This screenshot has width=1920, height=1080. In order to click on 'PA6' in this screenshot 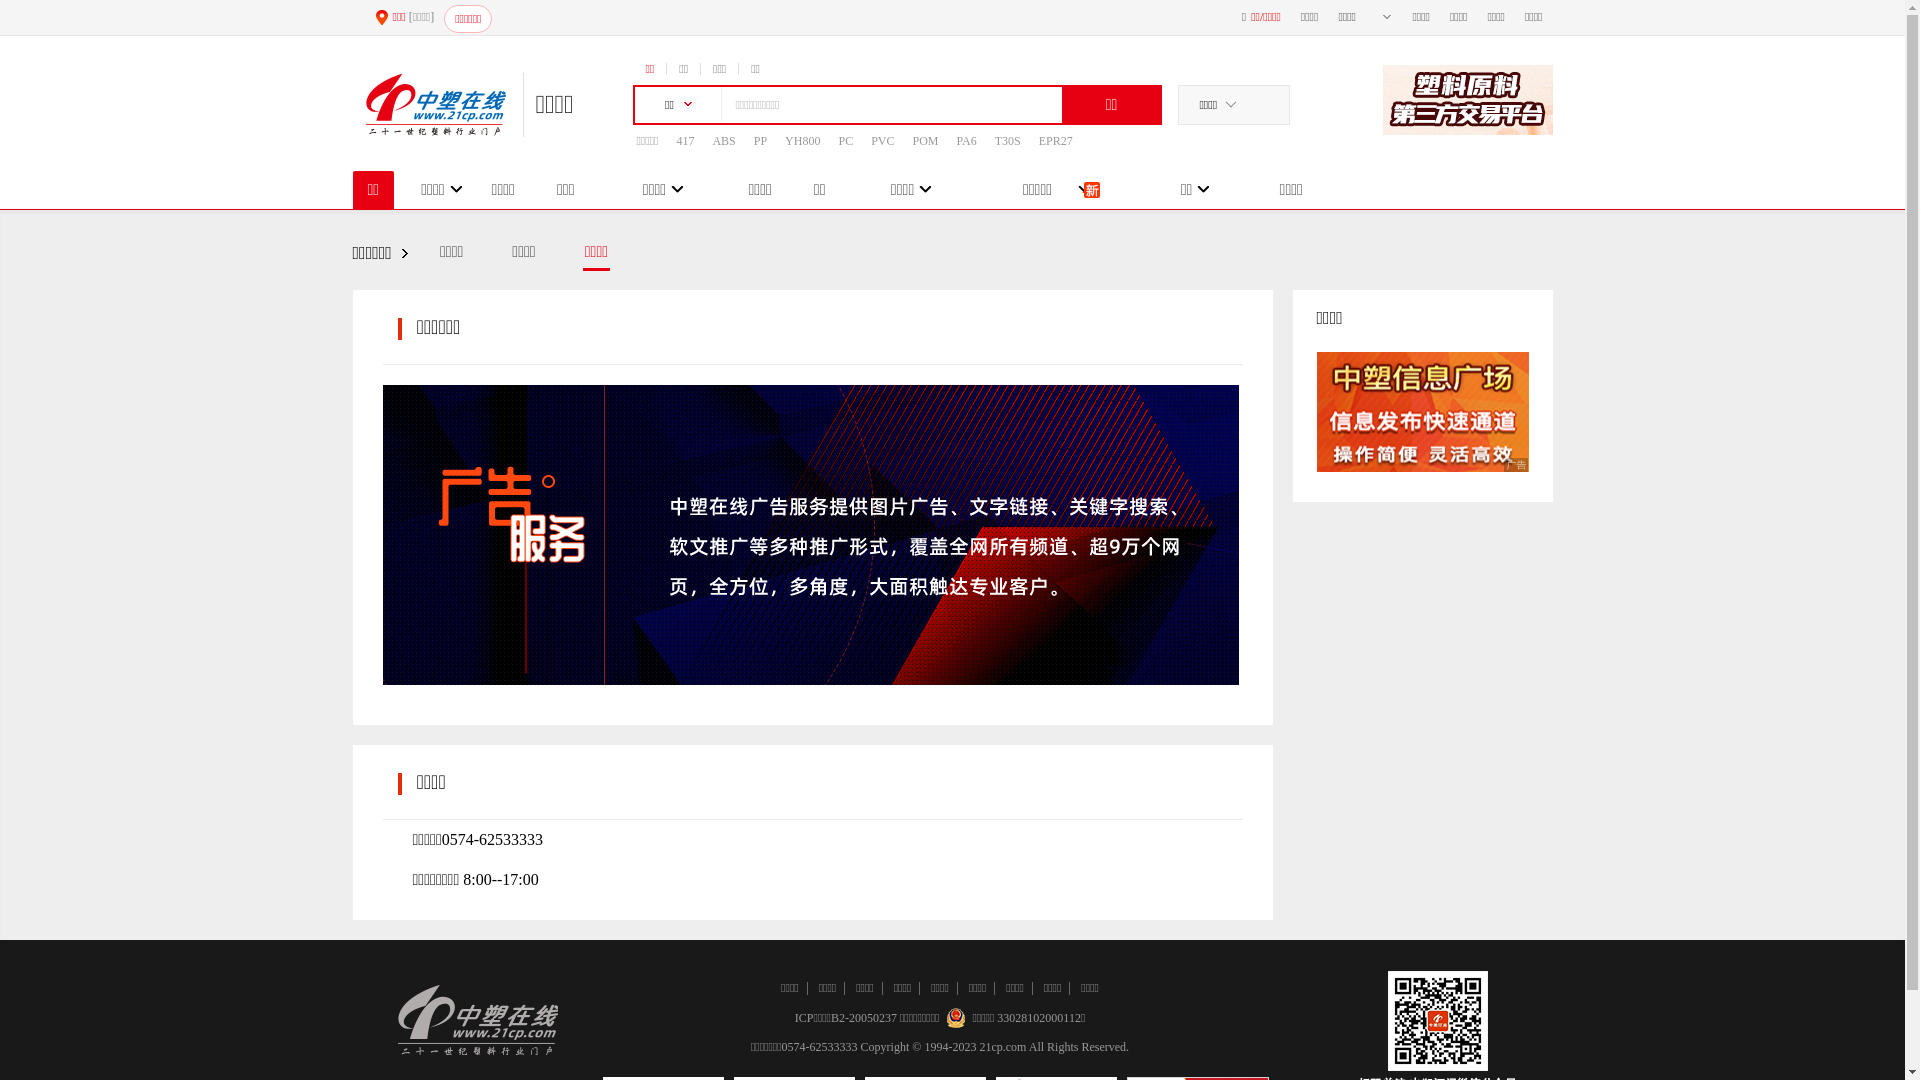, I will do `click(965, 140)`.